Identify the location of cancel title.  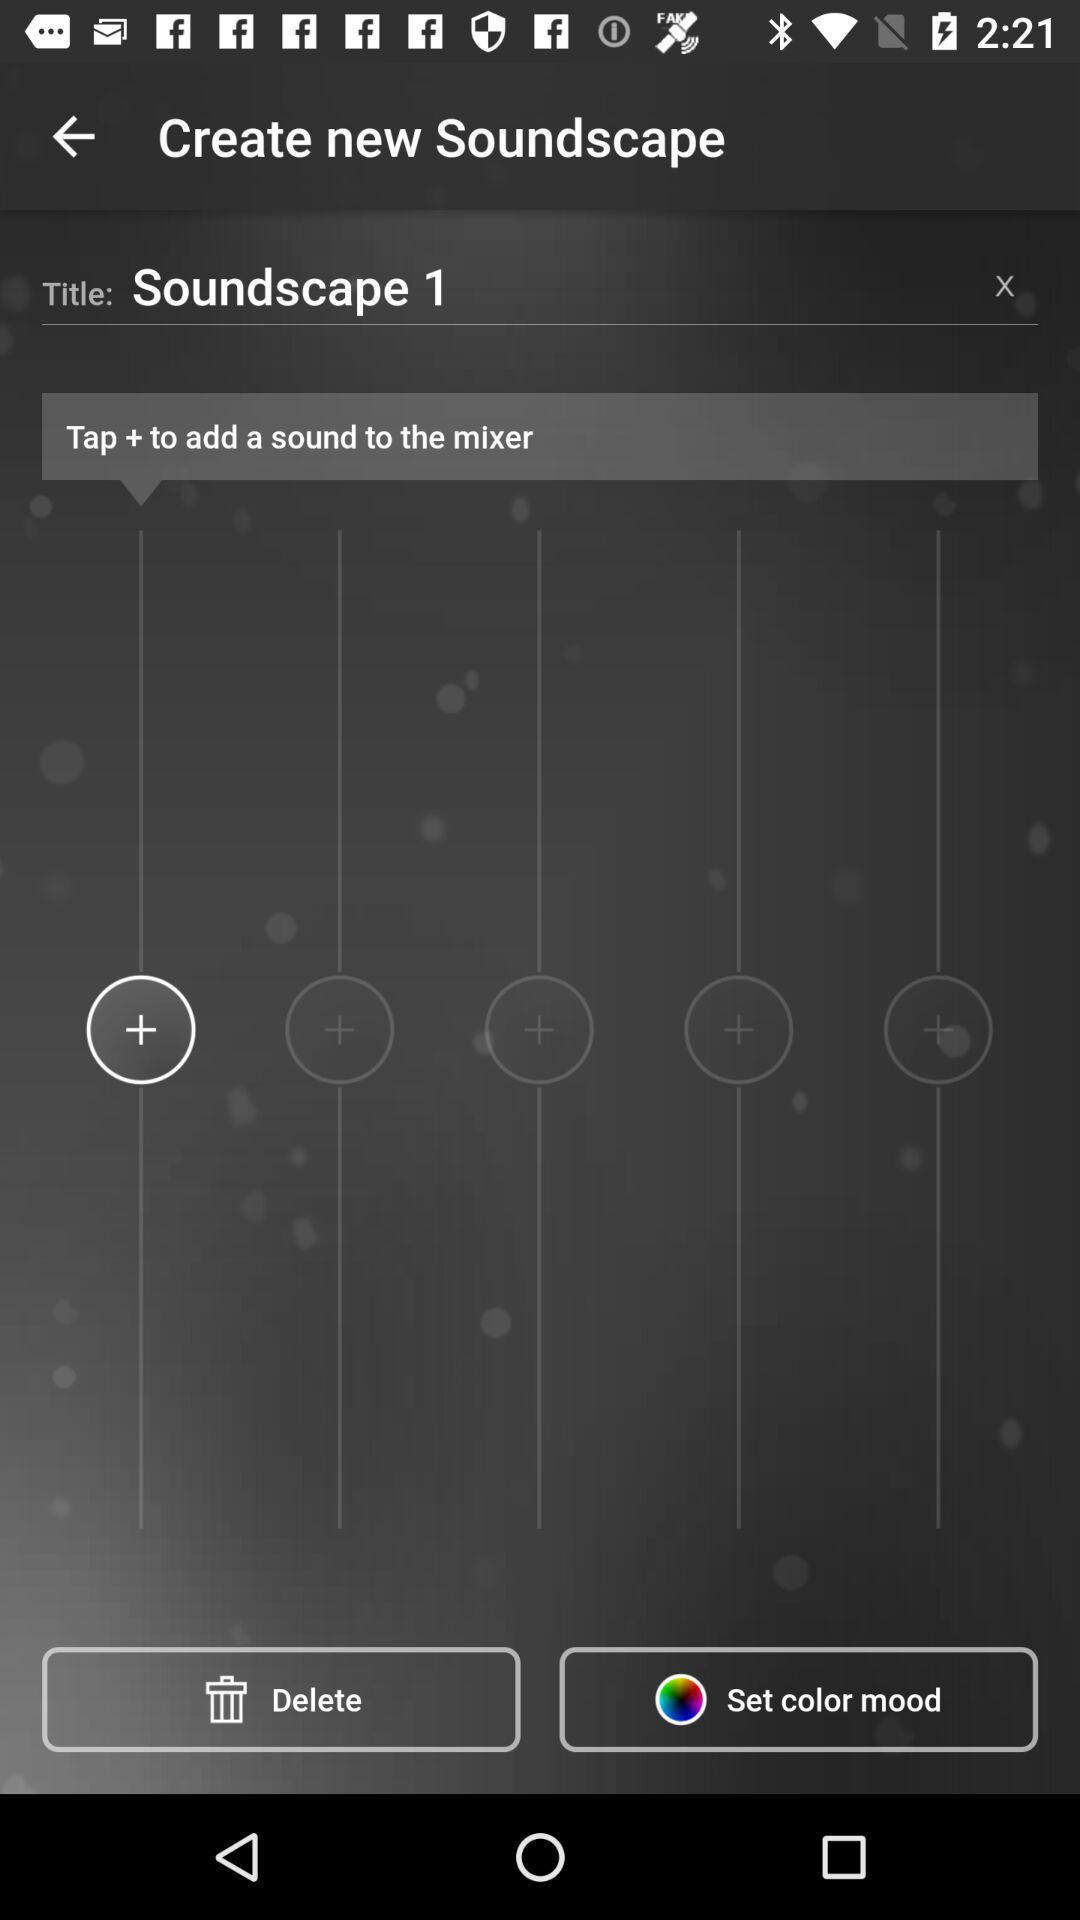
(1005, 284).